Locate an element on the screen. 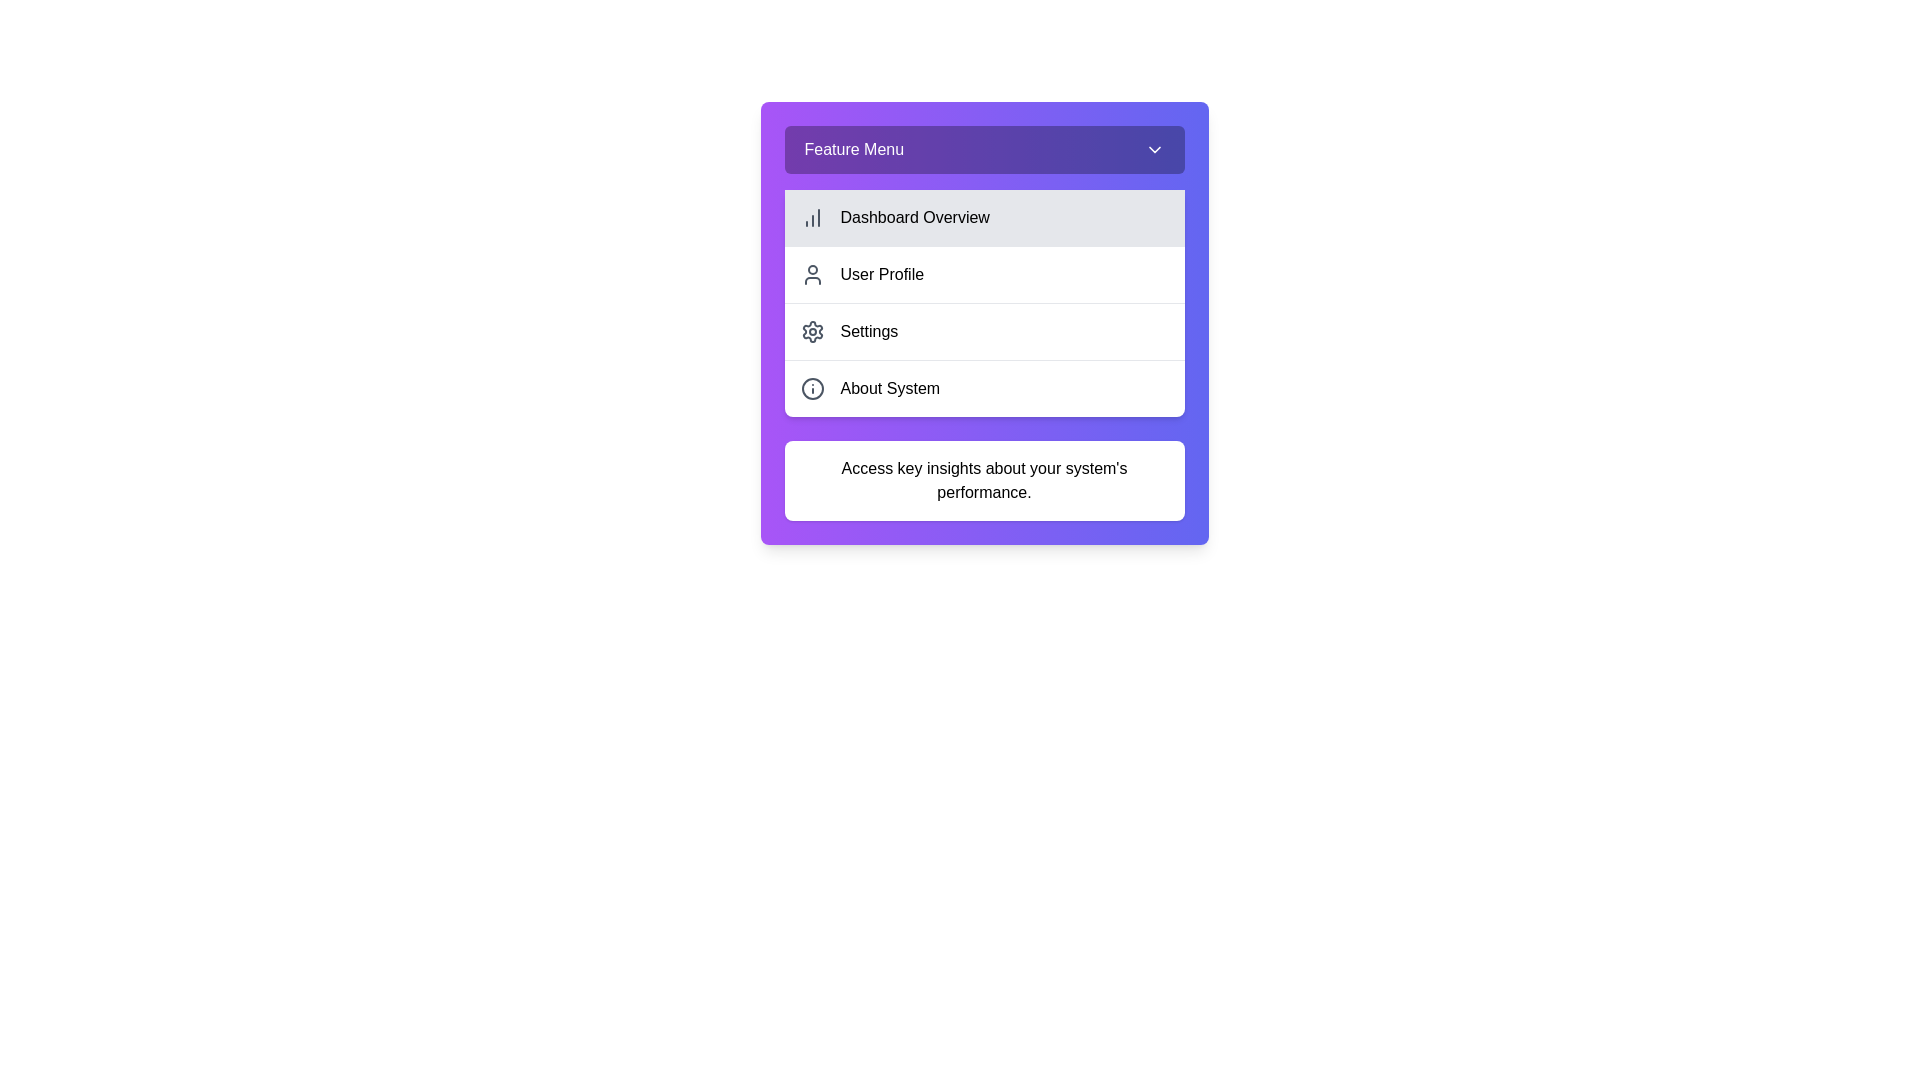 The width and height of the screenshot is (1920, 1080). the second item in the vertical menu, which allows access to user profile-related features is located at coordinates (984, 274).